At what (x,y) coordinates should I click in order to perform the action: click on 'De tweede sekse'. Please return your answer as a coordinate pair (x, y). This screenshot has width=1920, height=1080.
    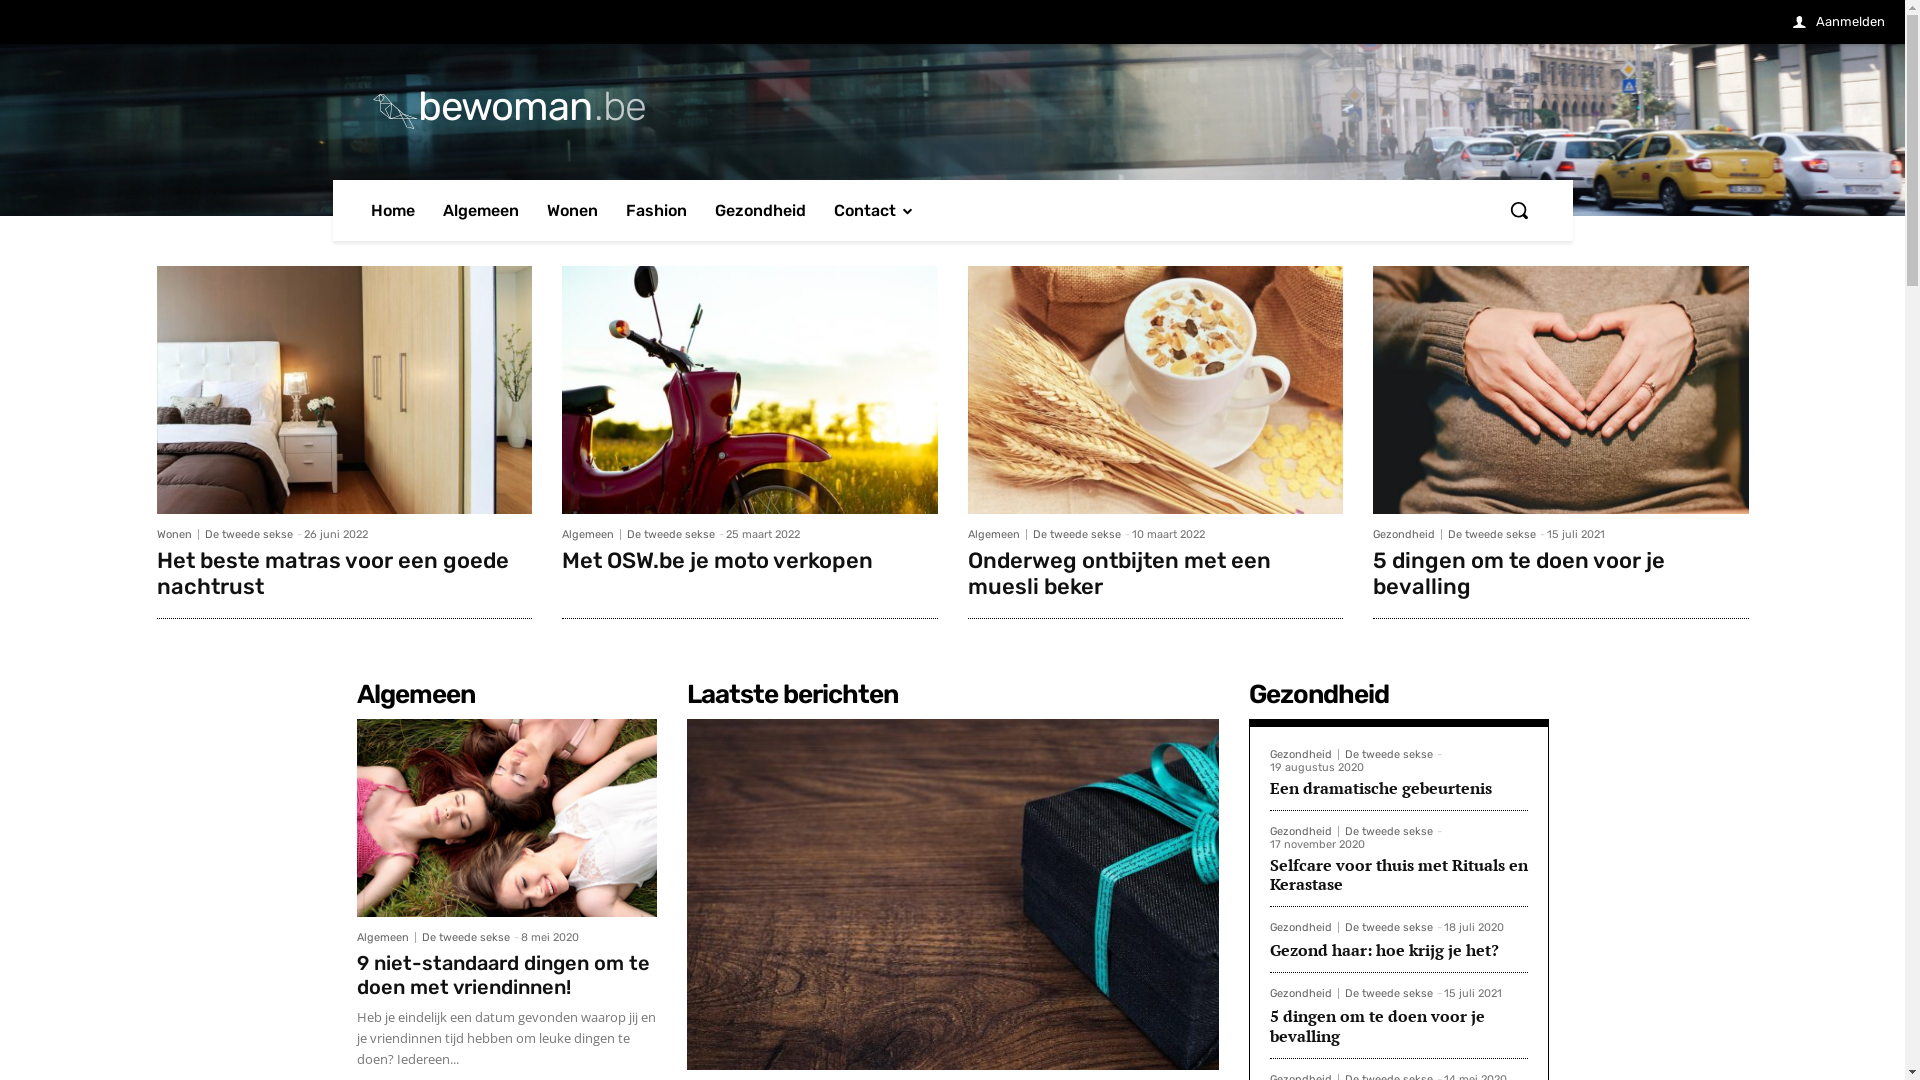
    Looking at the image, I should click on (1386, 927).